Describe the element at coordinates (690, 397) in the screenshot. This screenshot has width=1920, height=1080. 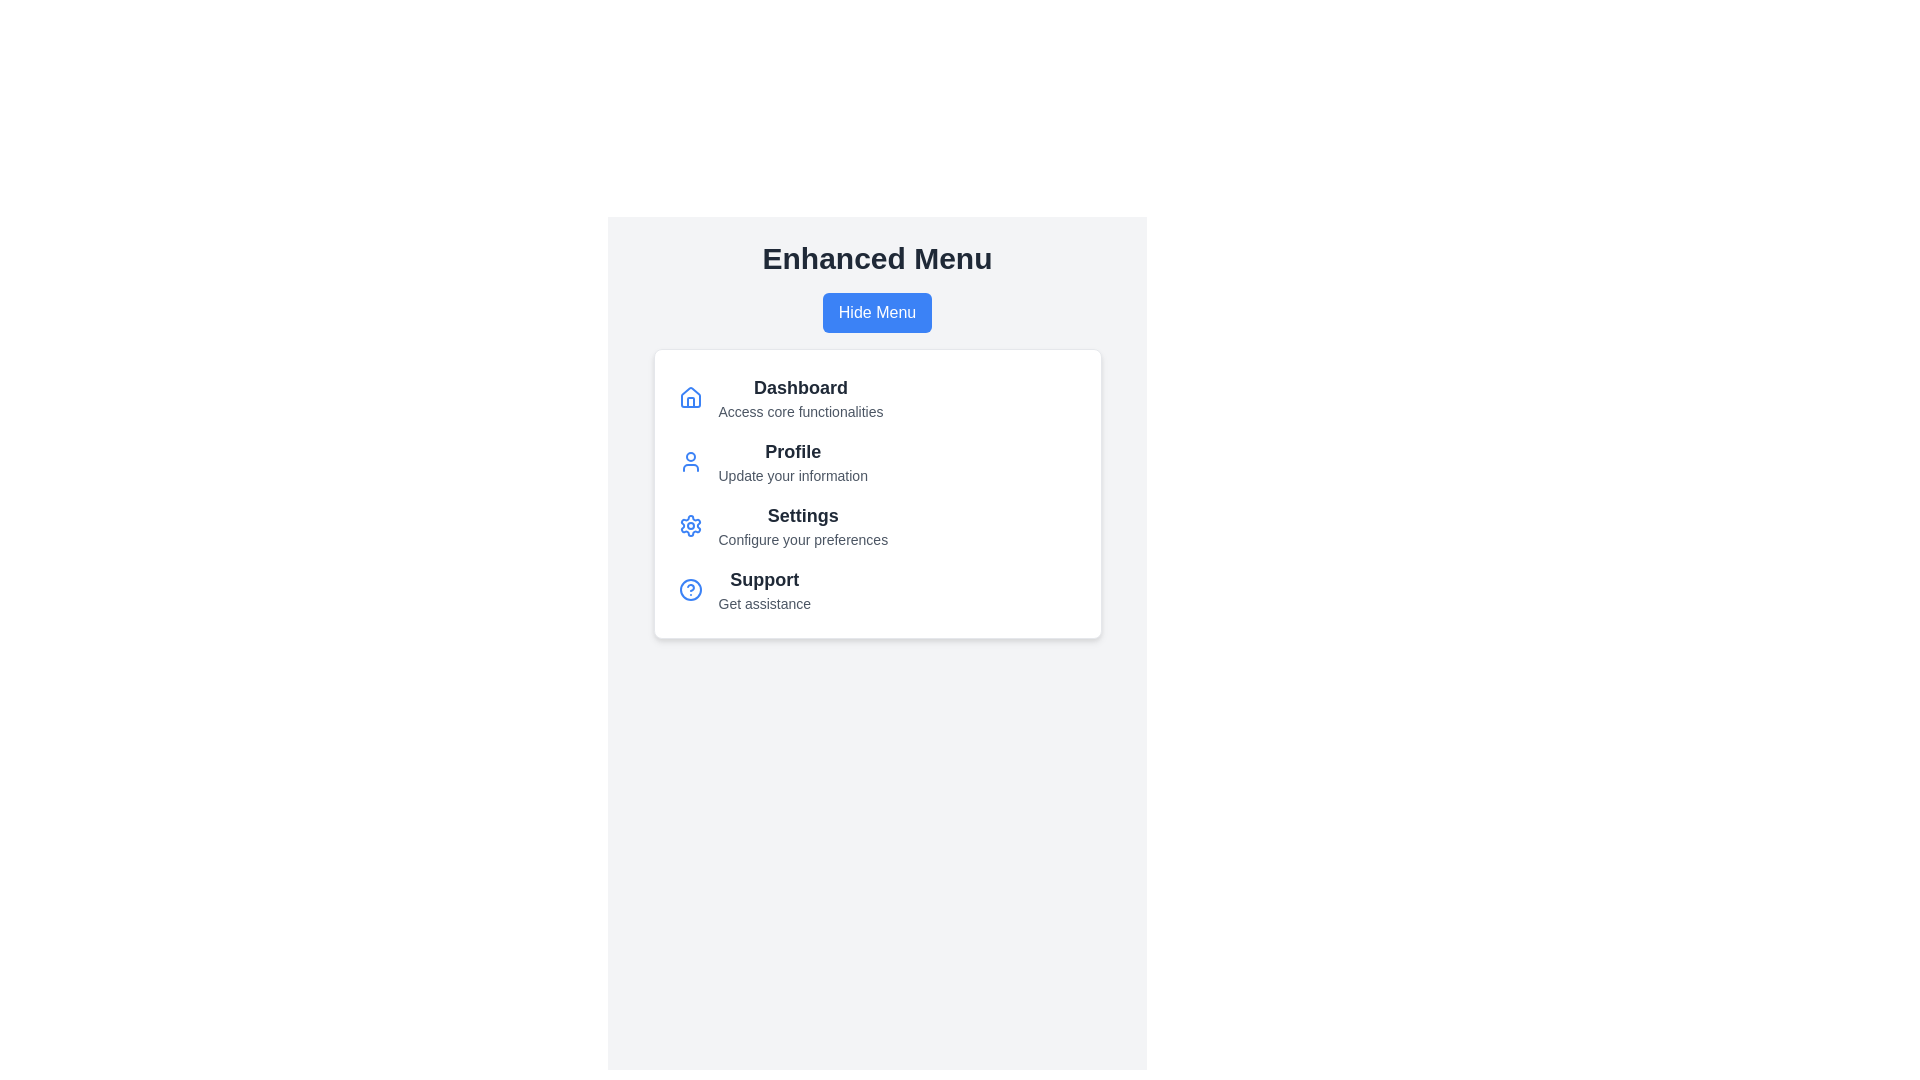
I see `the icon of the menu item labeled Dashboard` at that location.